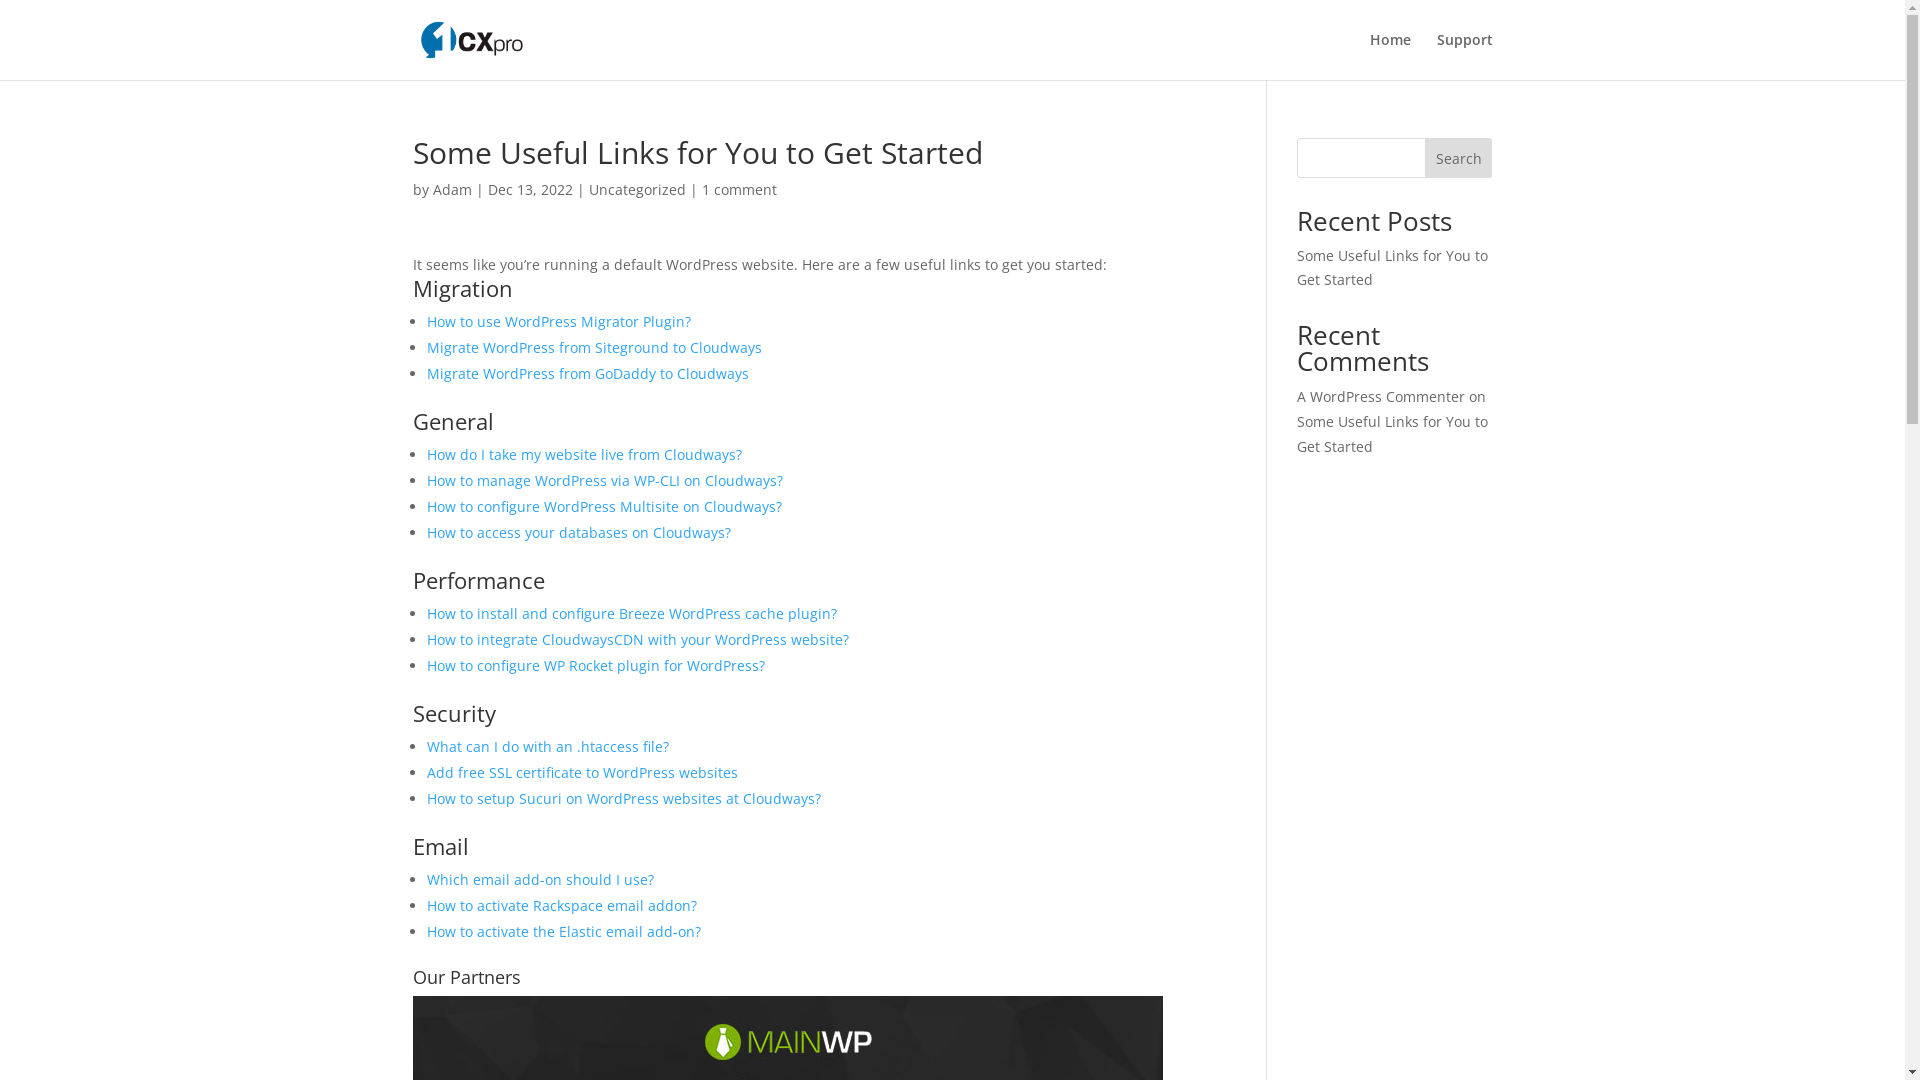 The image size is (1920, 1080). Describe the element at coordinates (560, 905) in the screenshot. I see `'How to activate Rackspace email addon?'` at that location.